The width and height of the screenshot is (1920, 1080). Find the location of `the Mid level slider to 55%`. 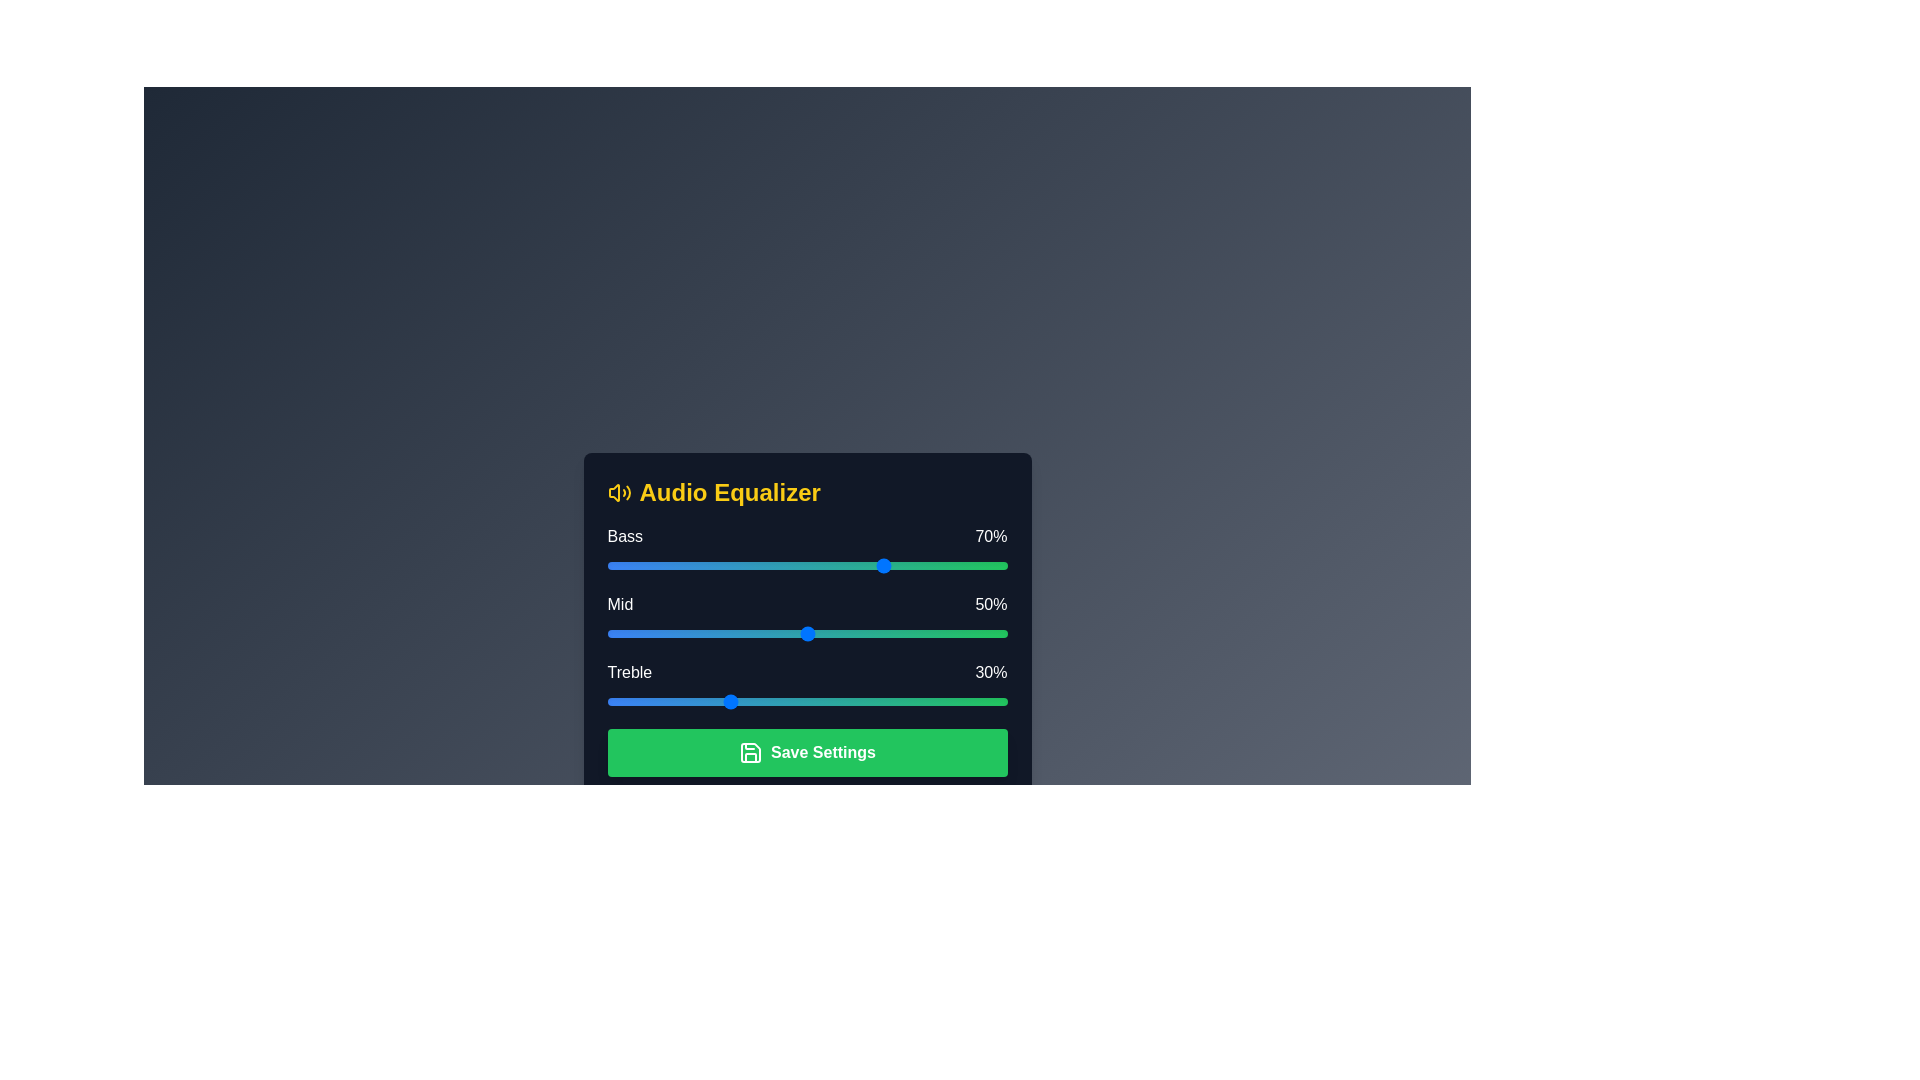

the Mid level slider to 55% is located at coordinates (827, 633).